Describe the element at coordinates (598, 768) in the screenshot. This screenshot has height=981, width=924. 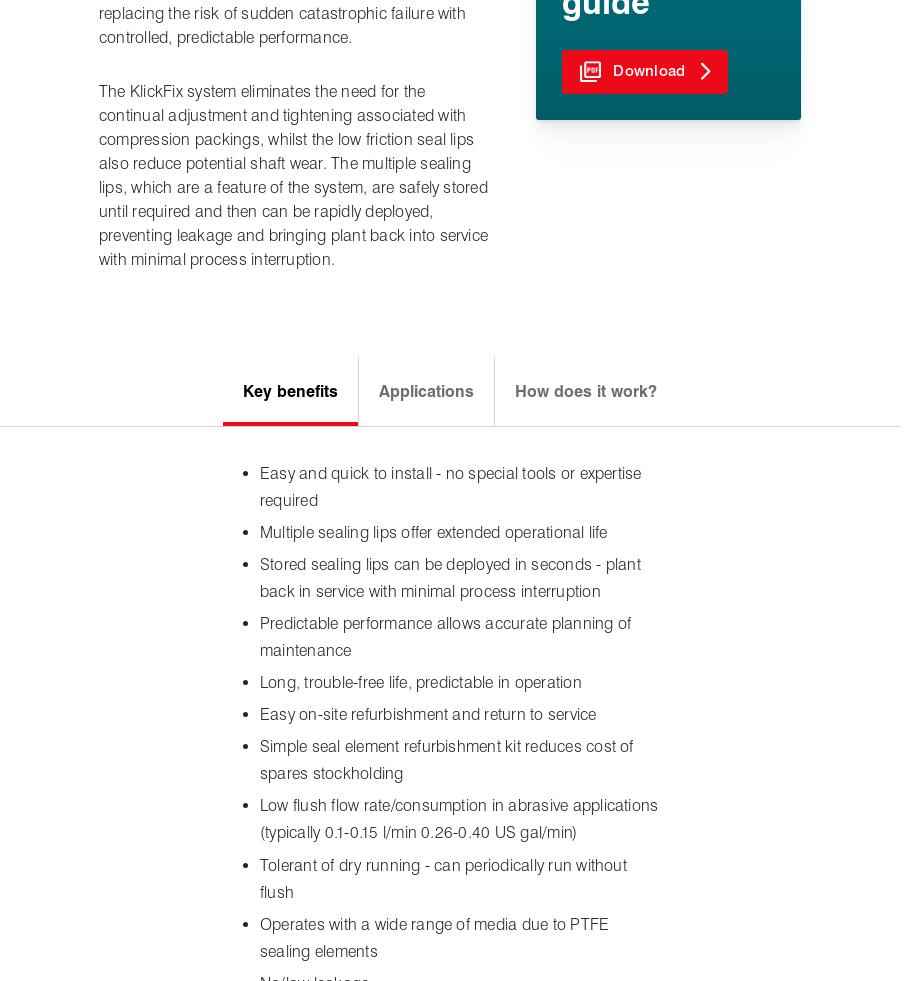
I see `'James Walker Group'` at that location.